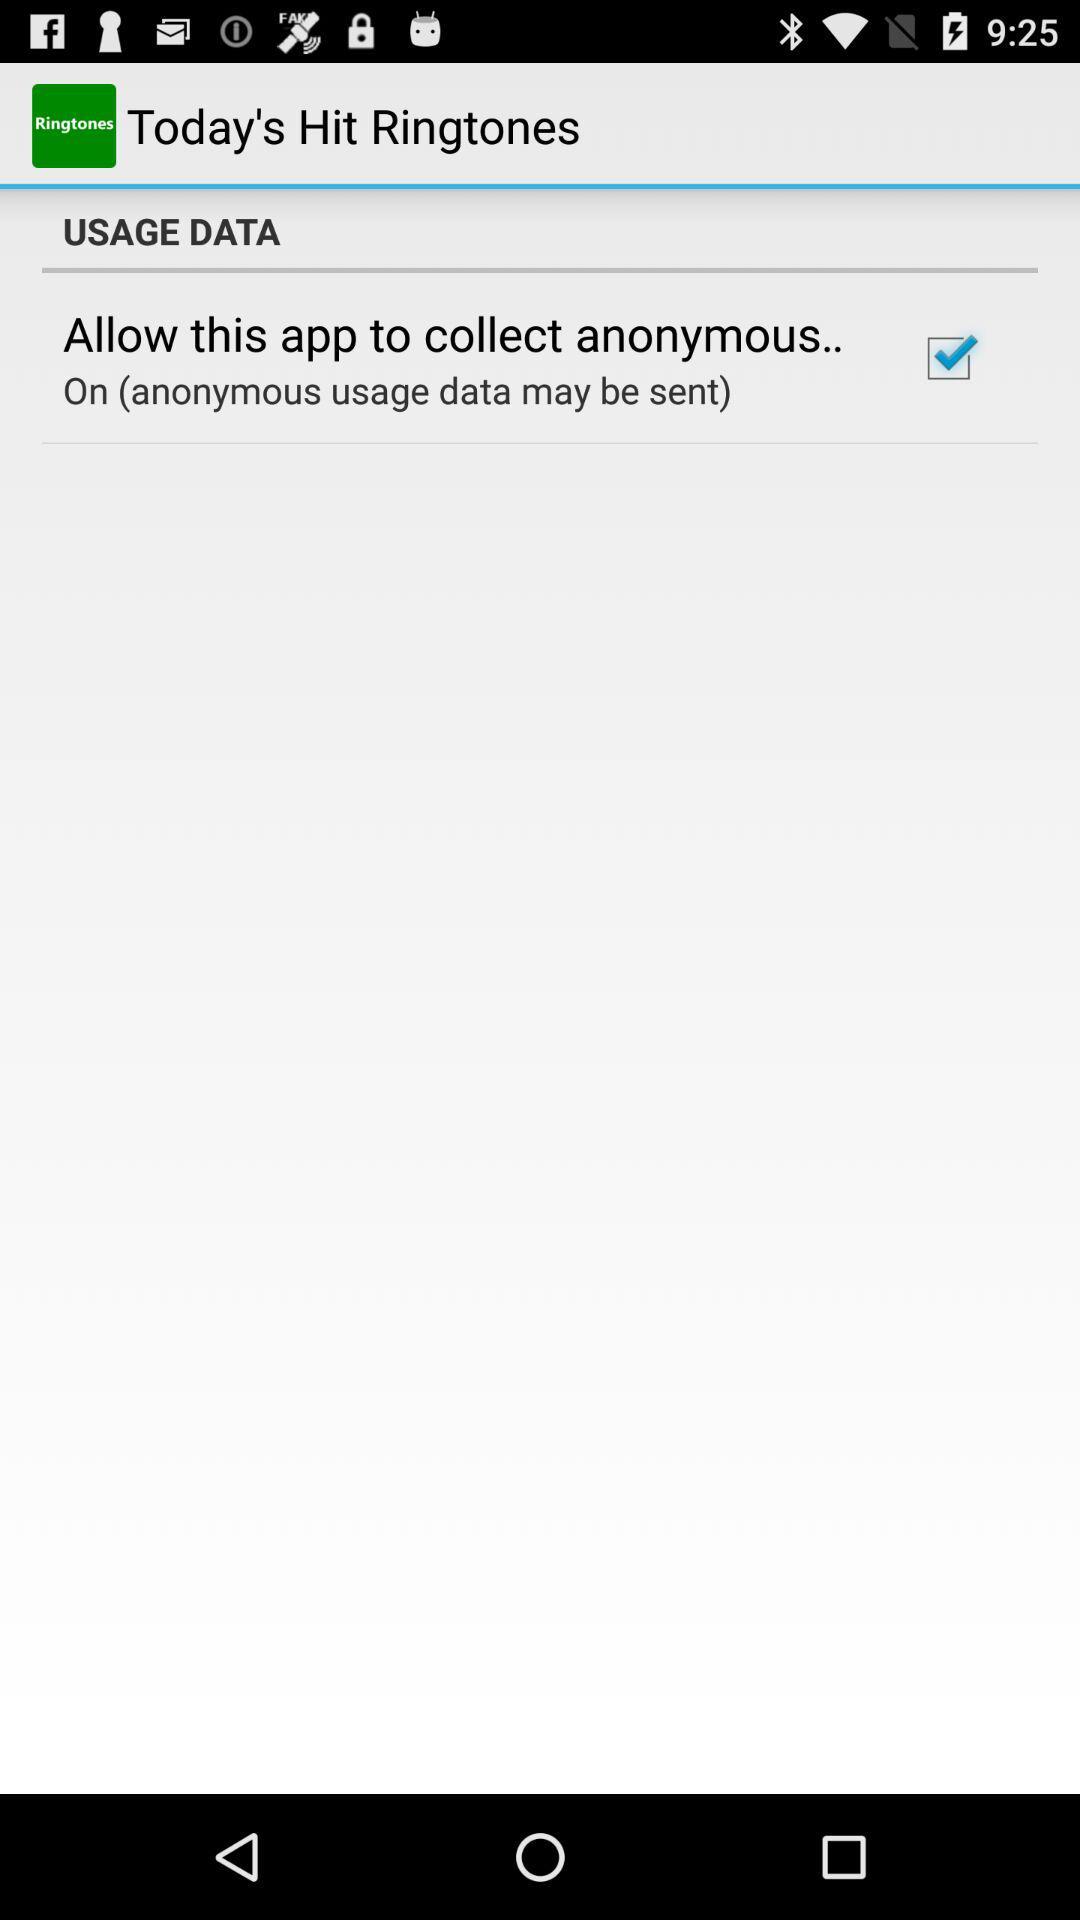  I want to click on icon to the right of the allow this app, so click(947, 358).